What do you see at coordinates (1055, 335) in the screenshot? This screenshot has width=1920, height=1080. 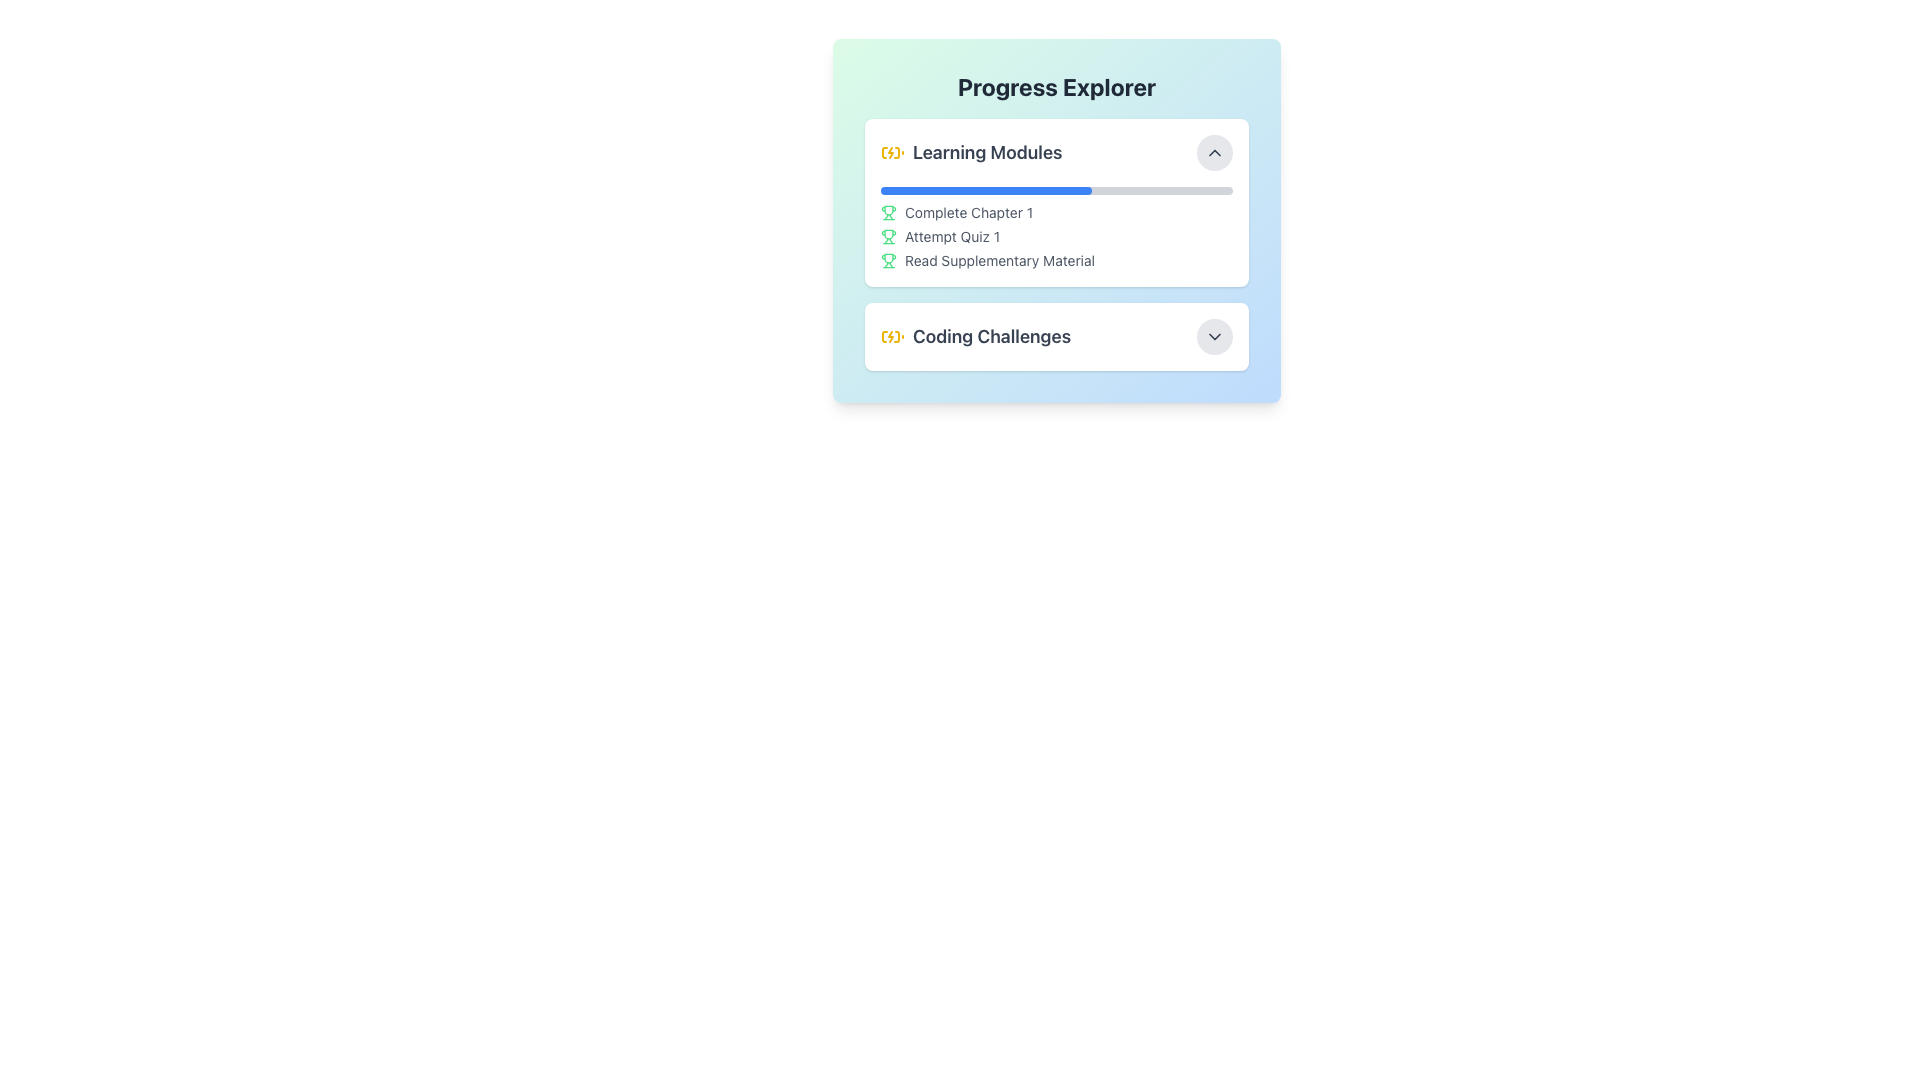 I see `the Collapsible Section Header labeled 'Coding Challenges'` at bounding box center [1055, 335].